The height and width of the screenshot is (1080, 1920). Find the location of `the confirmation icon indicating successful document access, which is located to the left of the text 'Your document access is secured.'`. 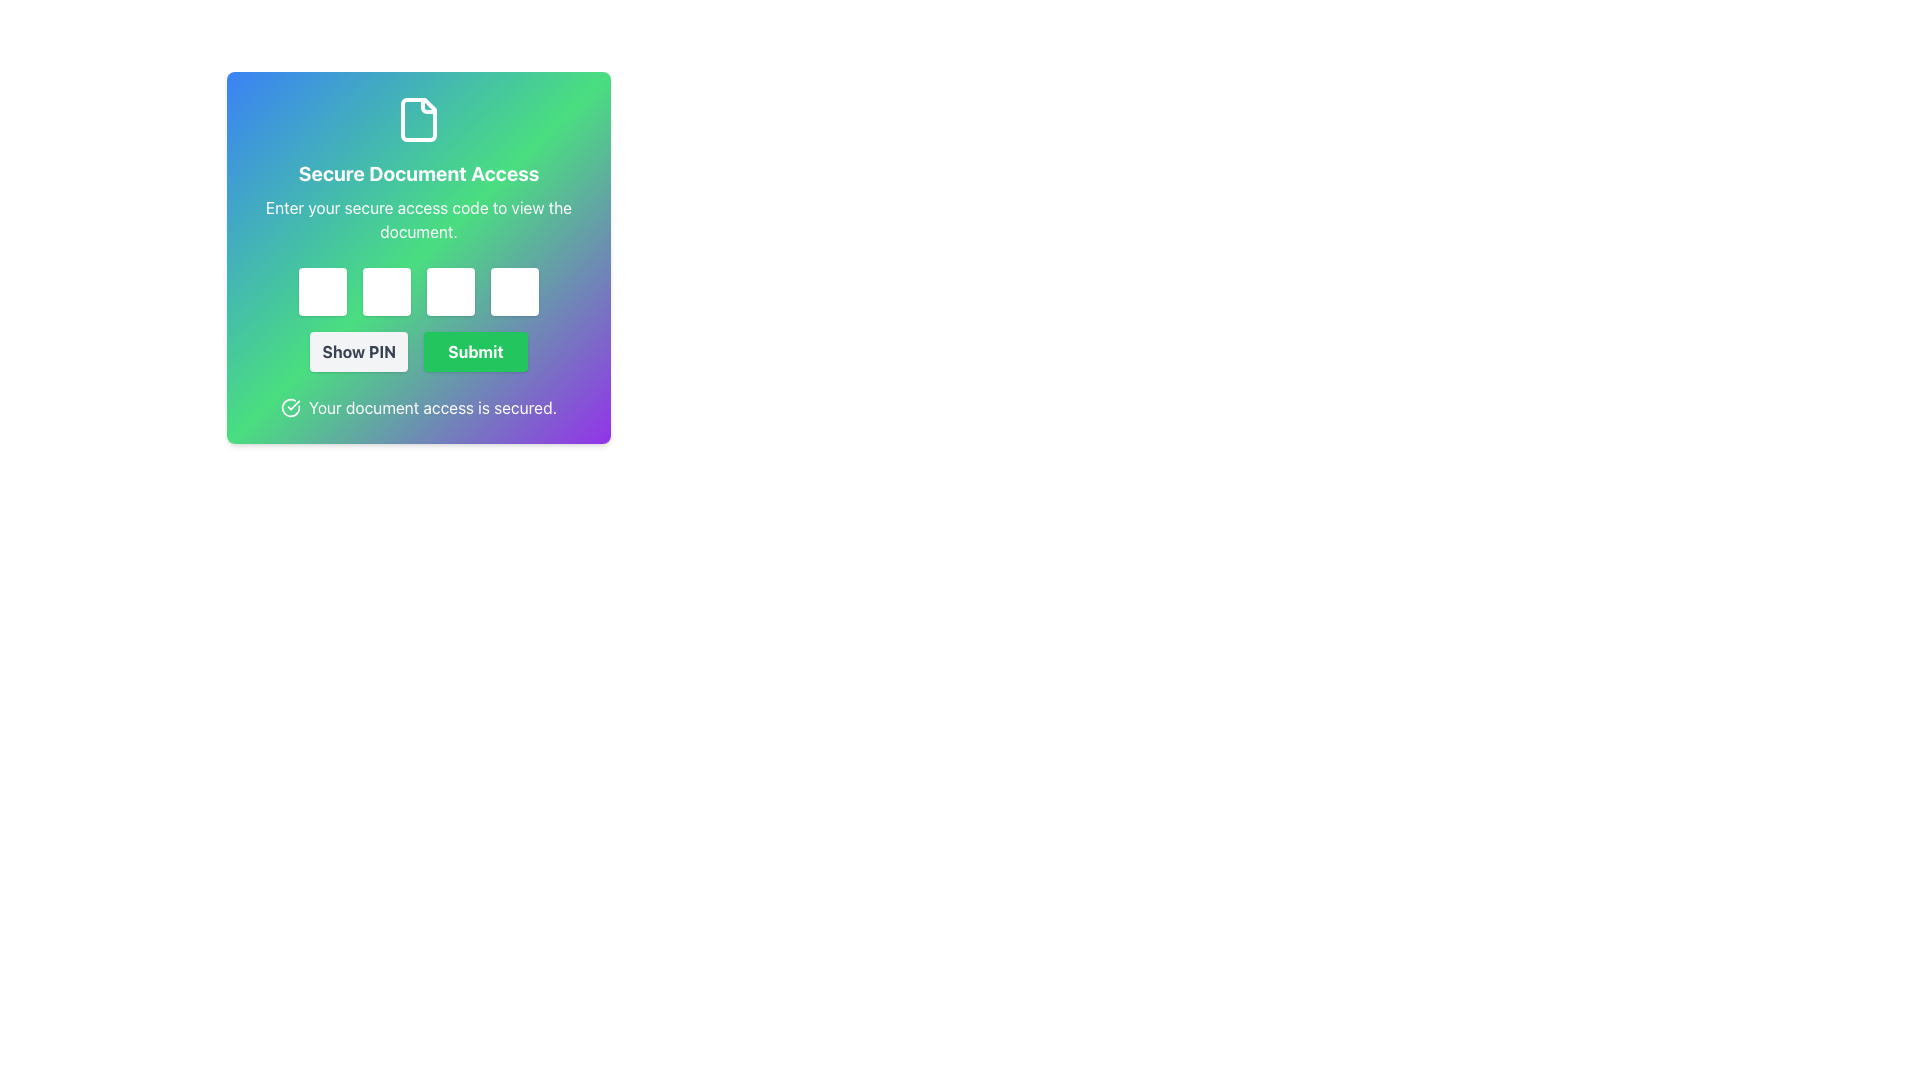

the confirmation icon indicating successful document access, which is located to the left of the text 'Your document access is secured.' is located at coordinates (290, 407).